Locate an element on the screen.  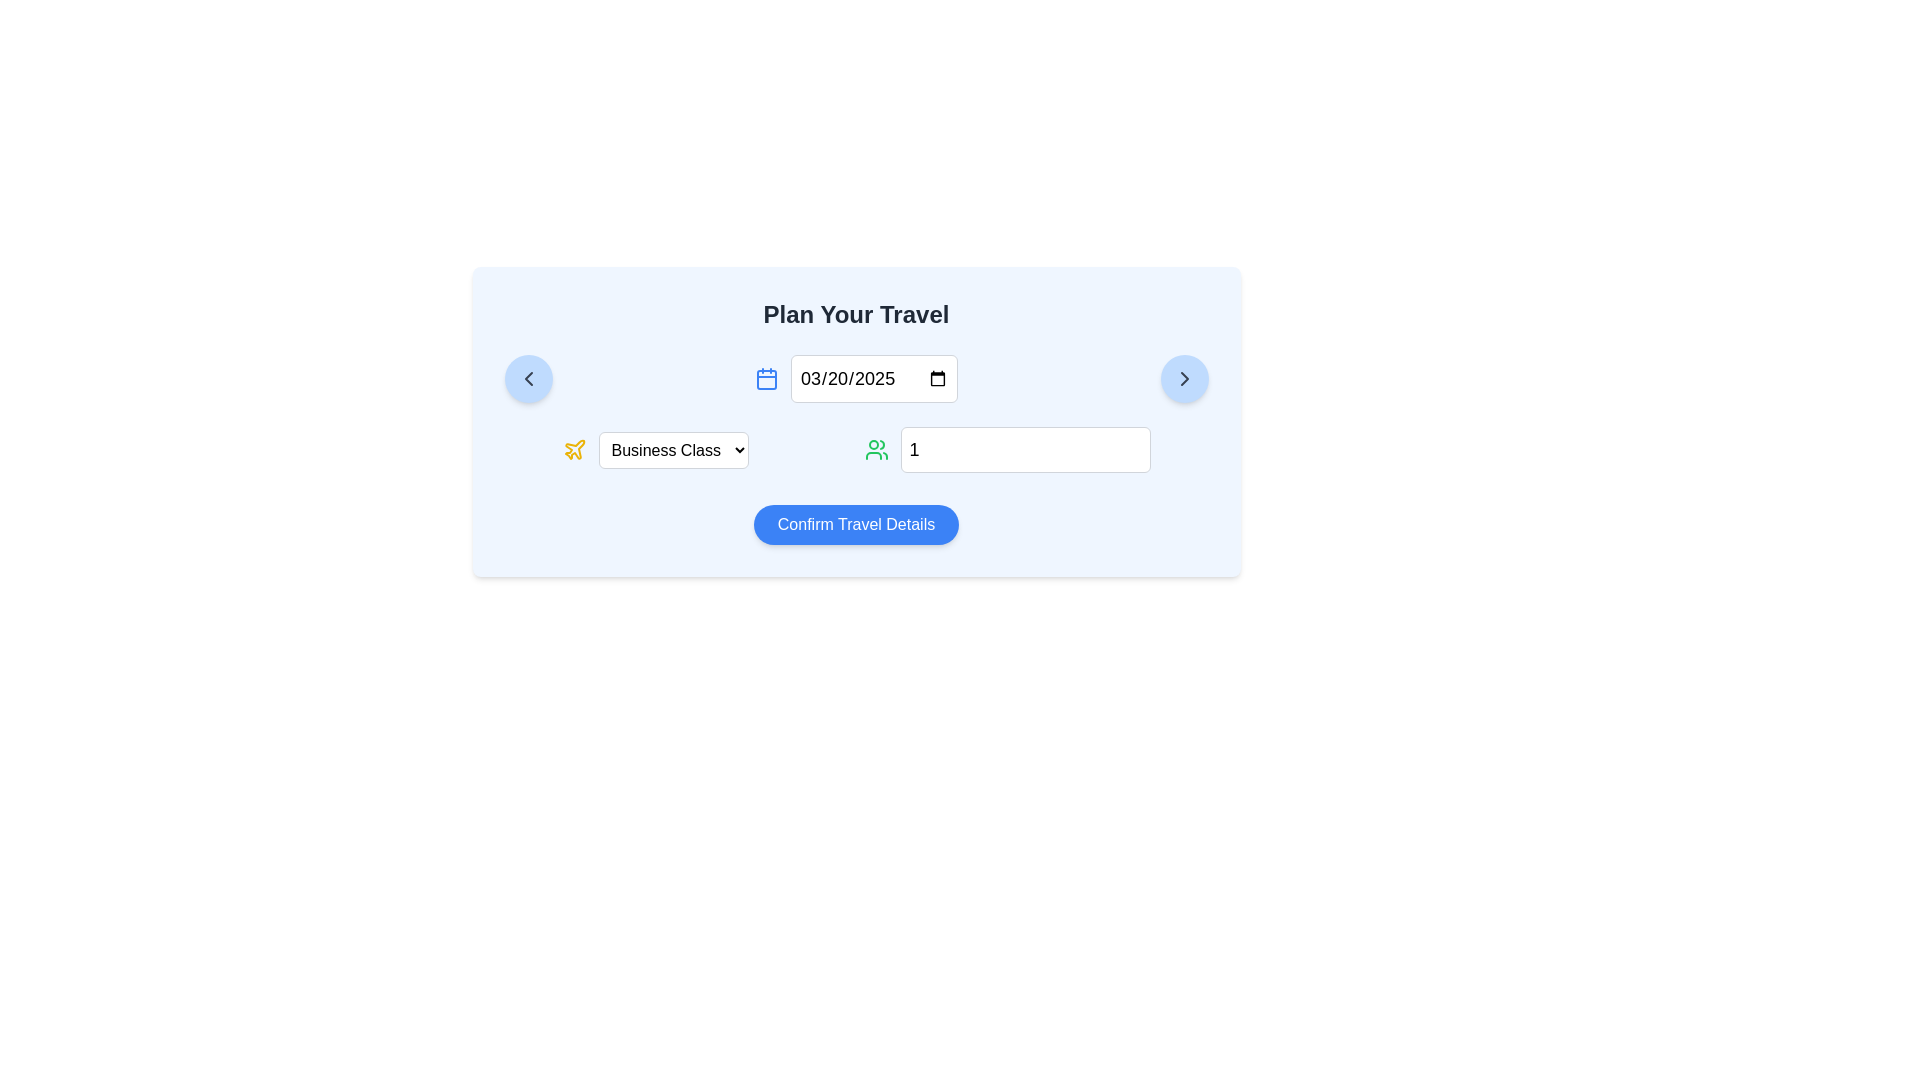
the blue button labeled 'Confirm Travel Details' is located at coordinates (856, 523).